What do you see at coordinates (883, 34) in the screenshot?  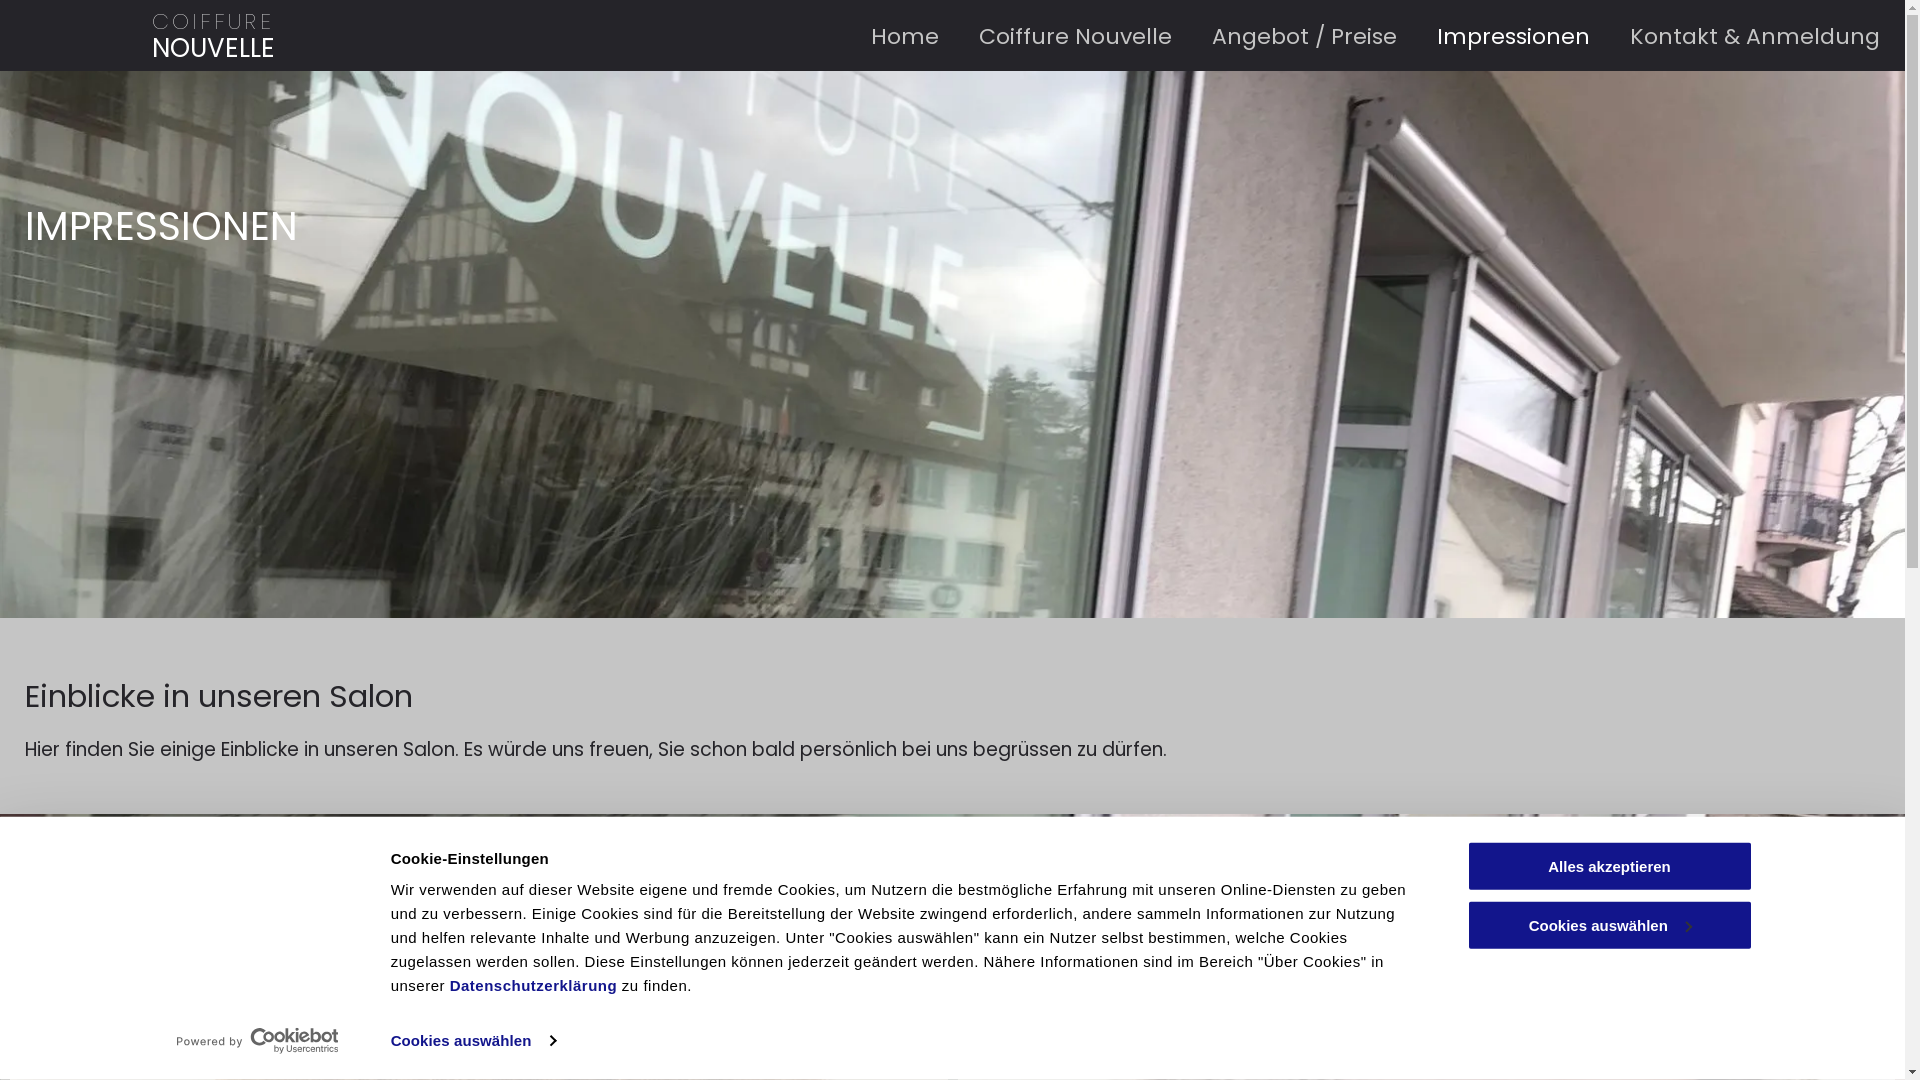 I see `'Home'` at bounding box center [883, 34].